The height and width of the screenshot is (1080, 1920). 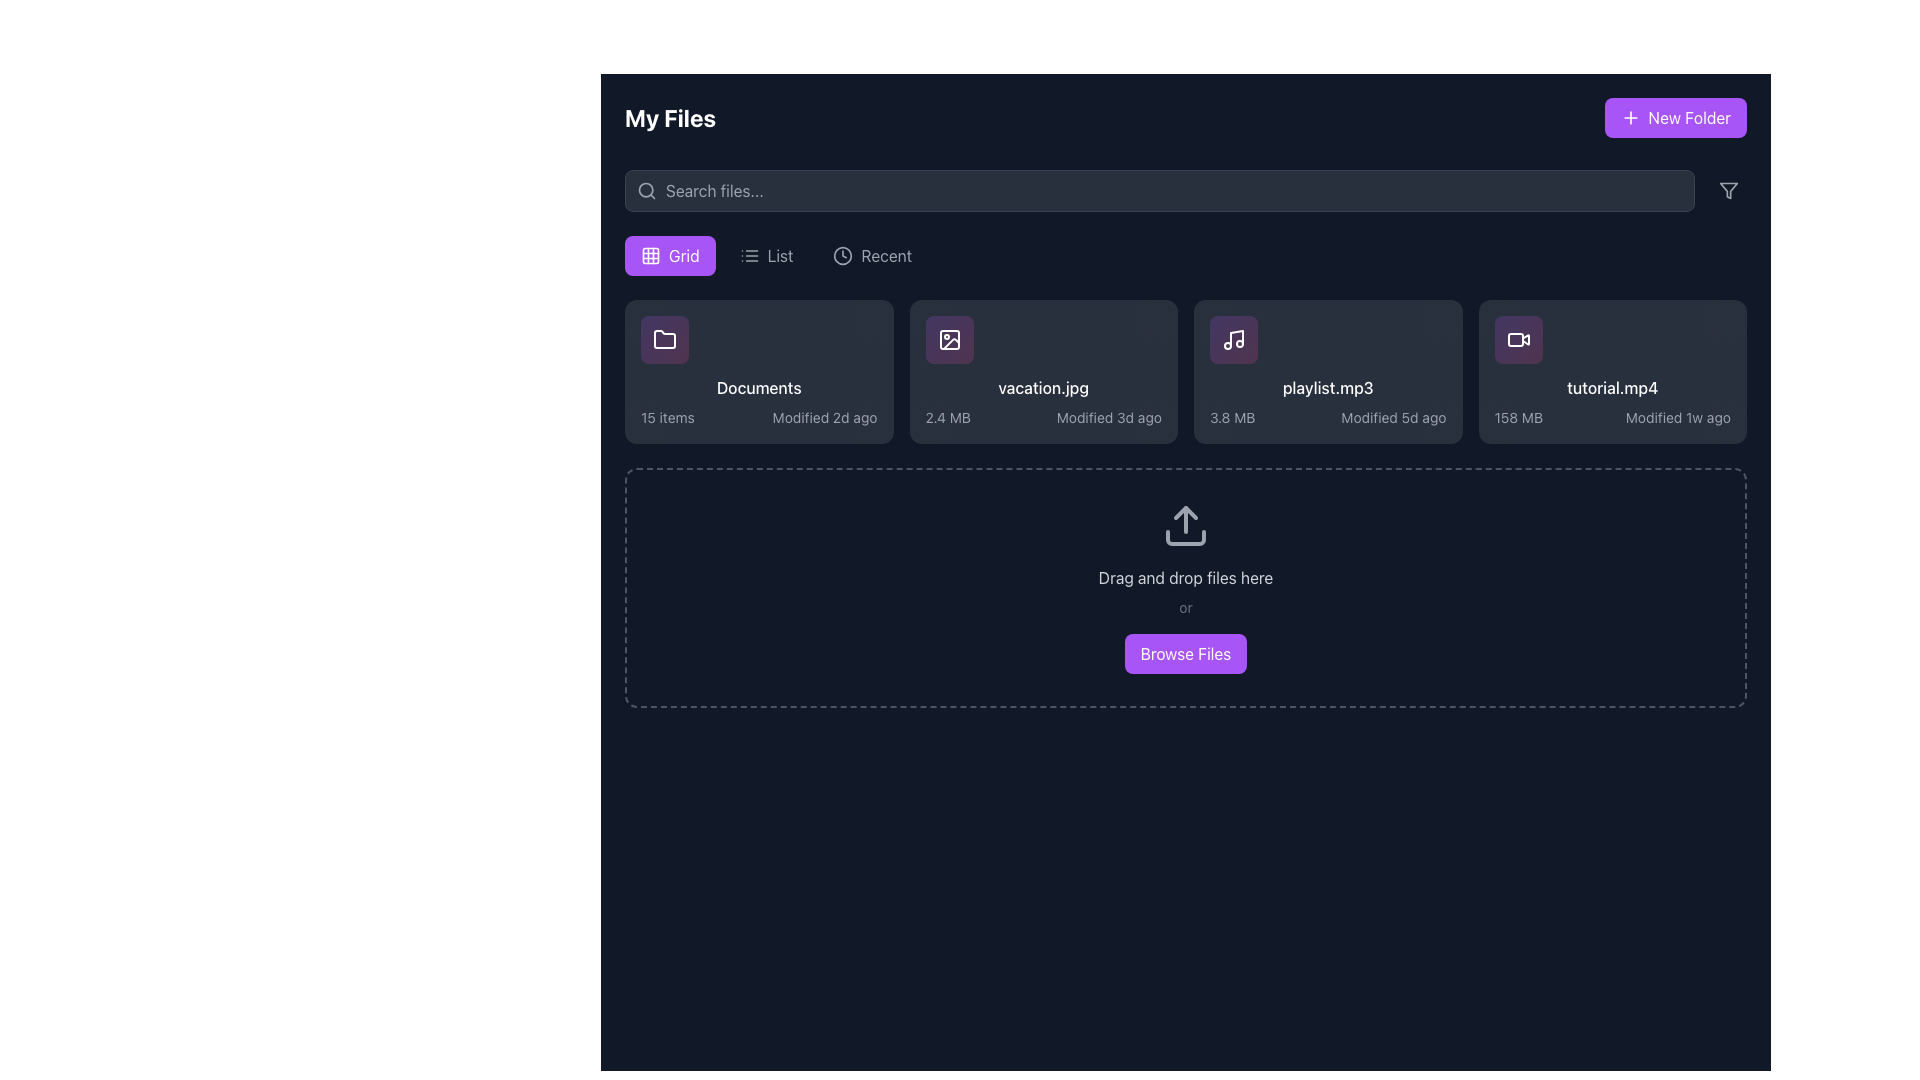 I want to click on the search icon located on the leftmost side of the search input field within the search bar component, which is positioned centrally in height and inset from the left border, so click(x=647, y=191).